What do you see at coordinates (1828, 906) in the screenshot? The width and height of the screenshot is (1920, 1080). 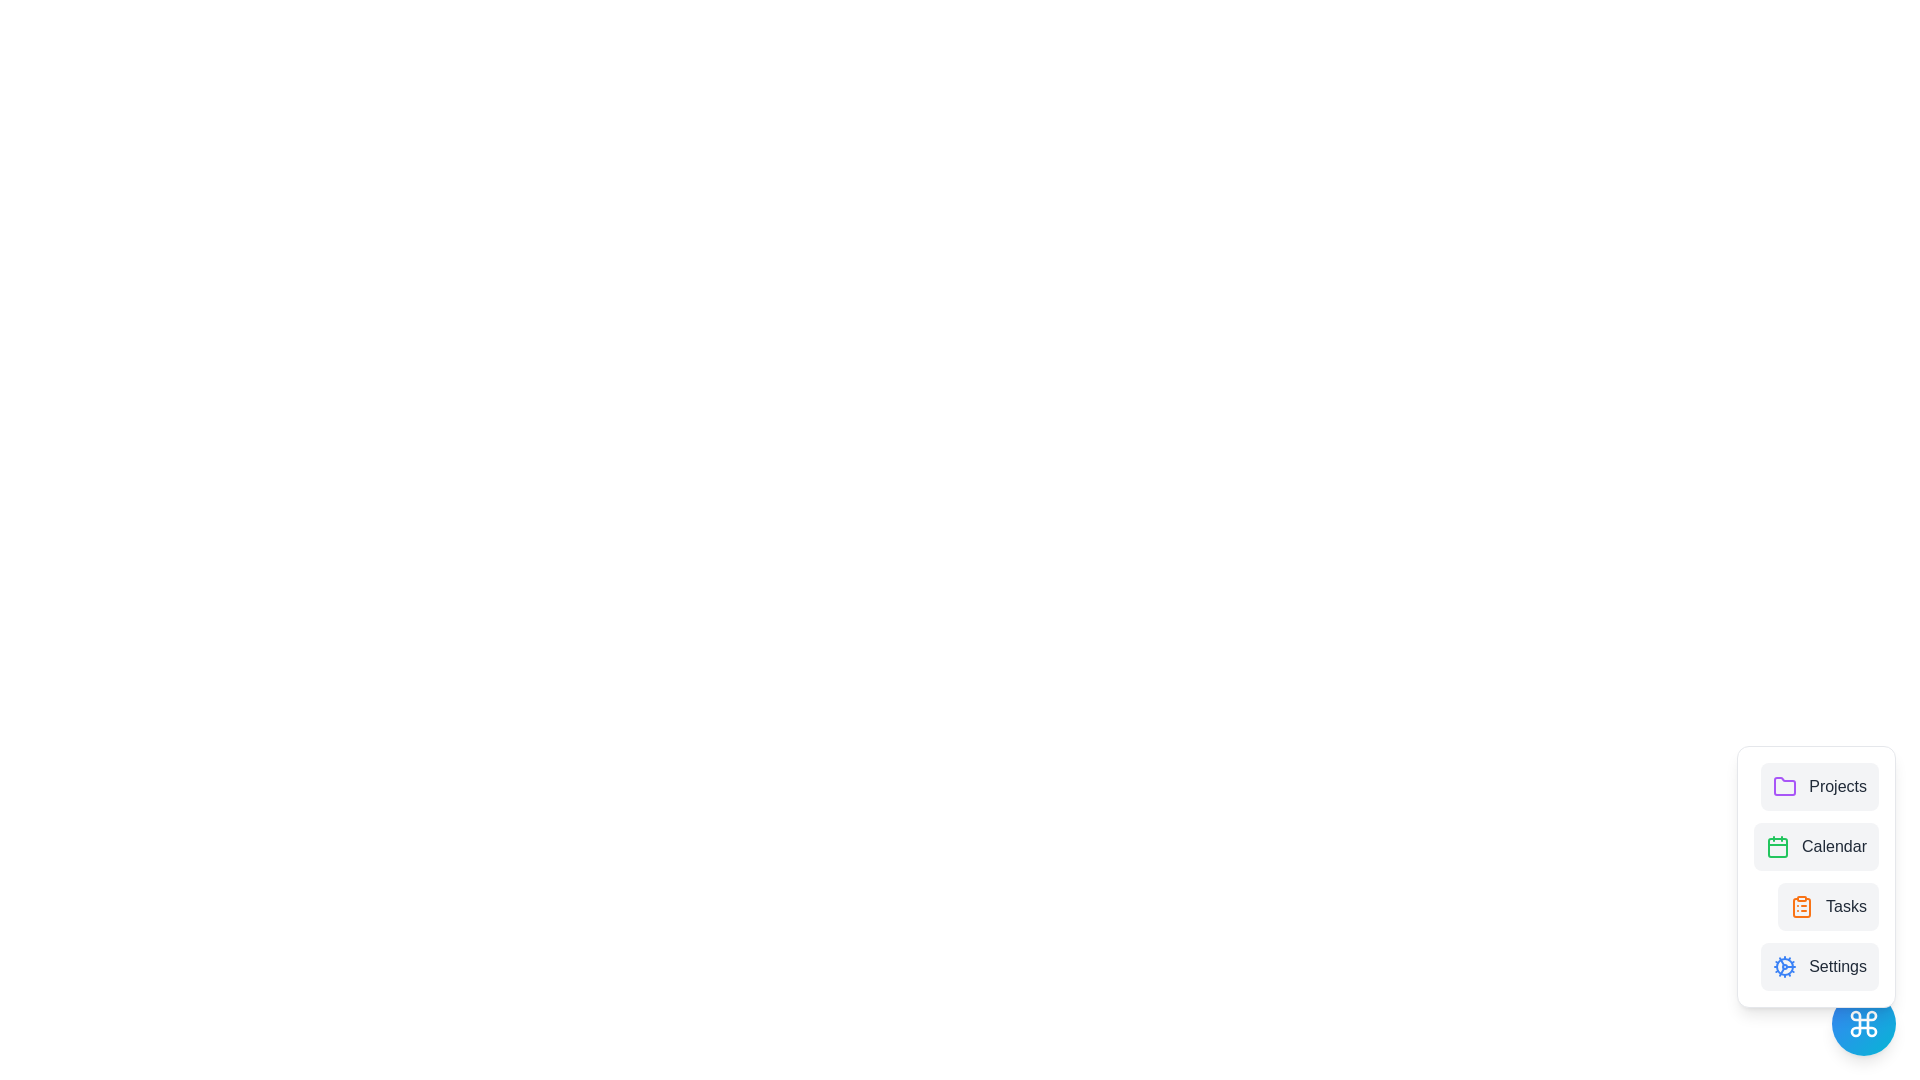 I see `the Tasks option in the menu` at bounding box center [1828, 906].